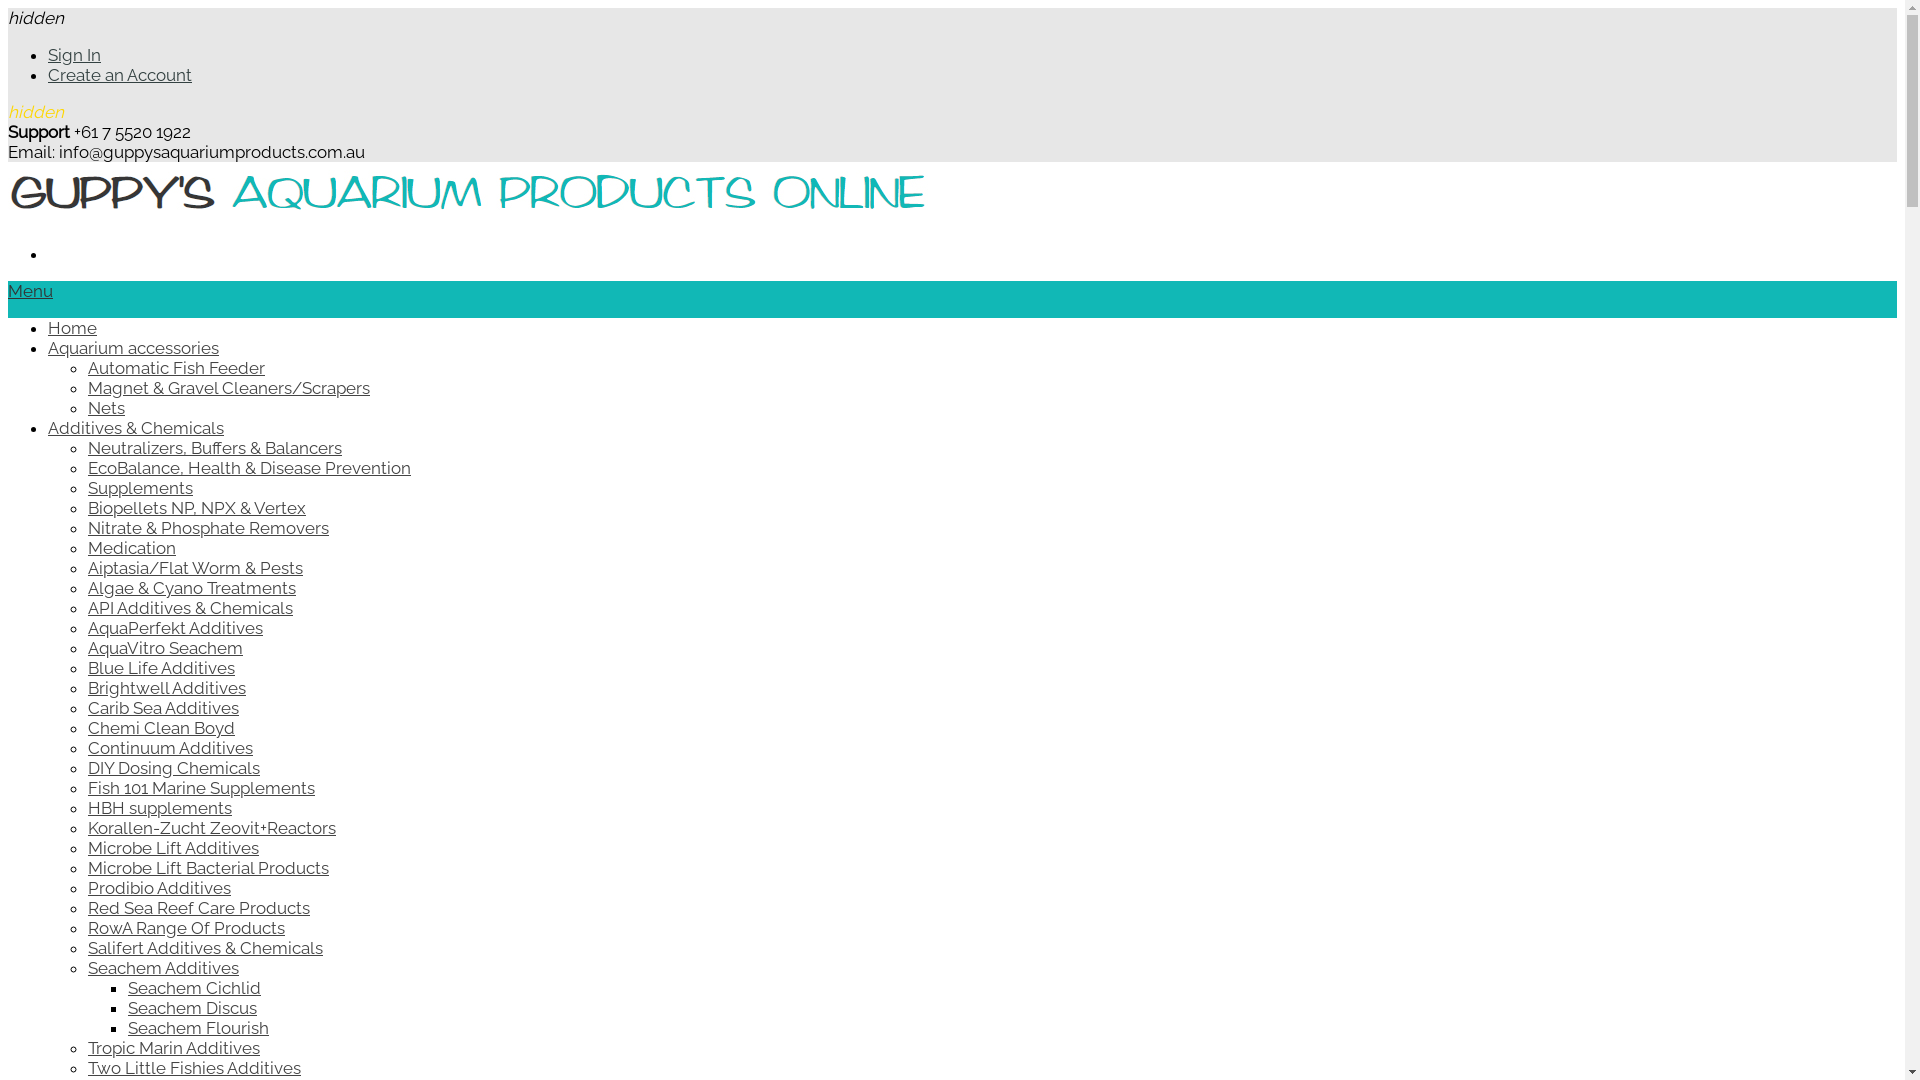 The image size is (1920, 1080). What do you see at coordinates (208, 527) in the screenshot?
I see `'Nitrate & Phosphate Removers'` at bounding box center [208, 527].